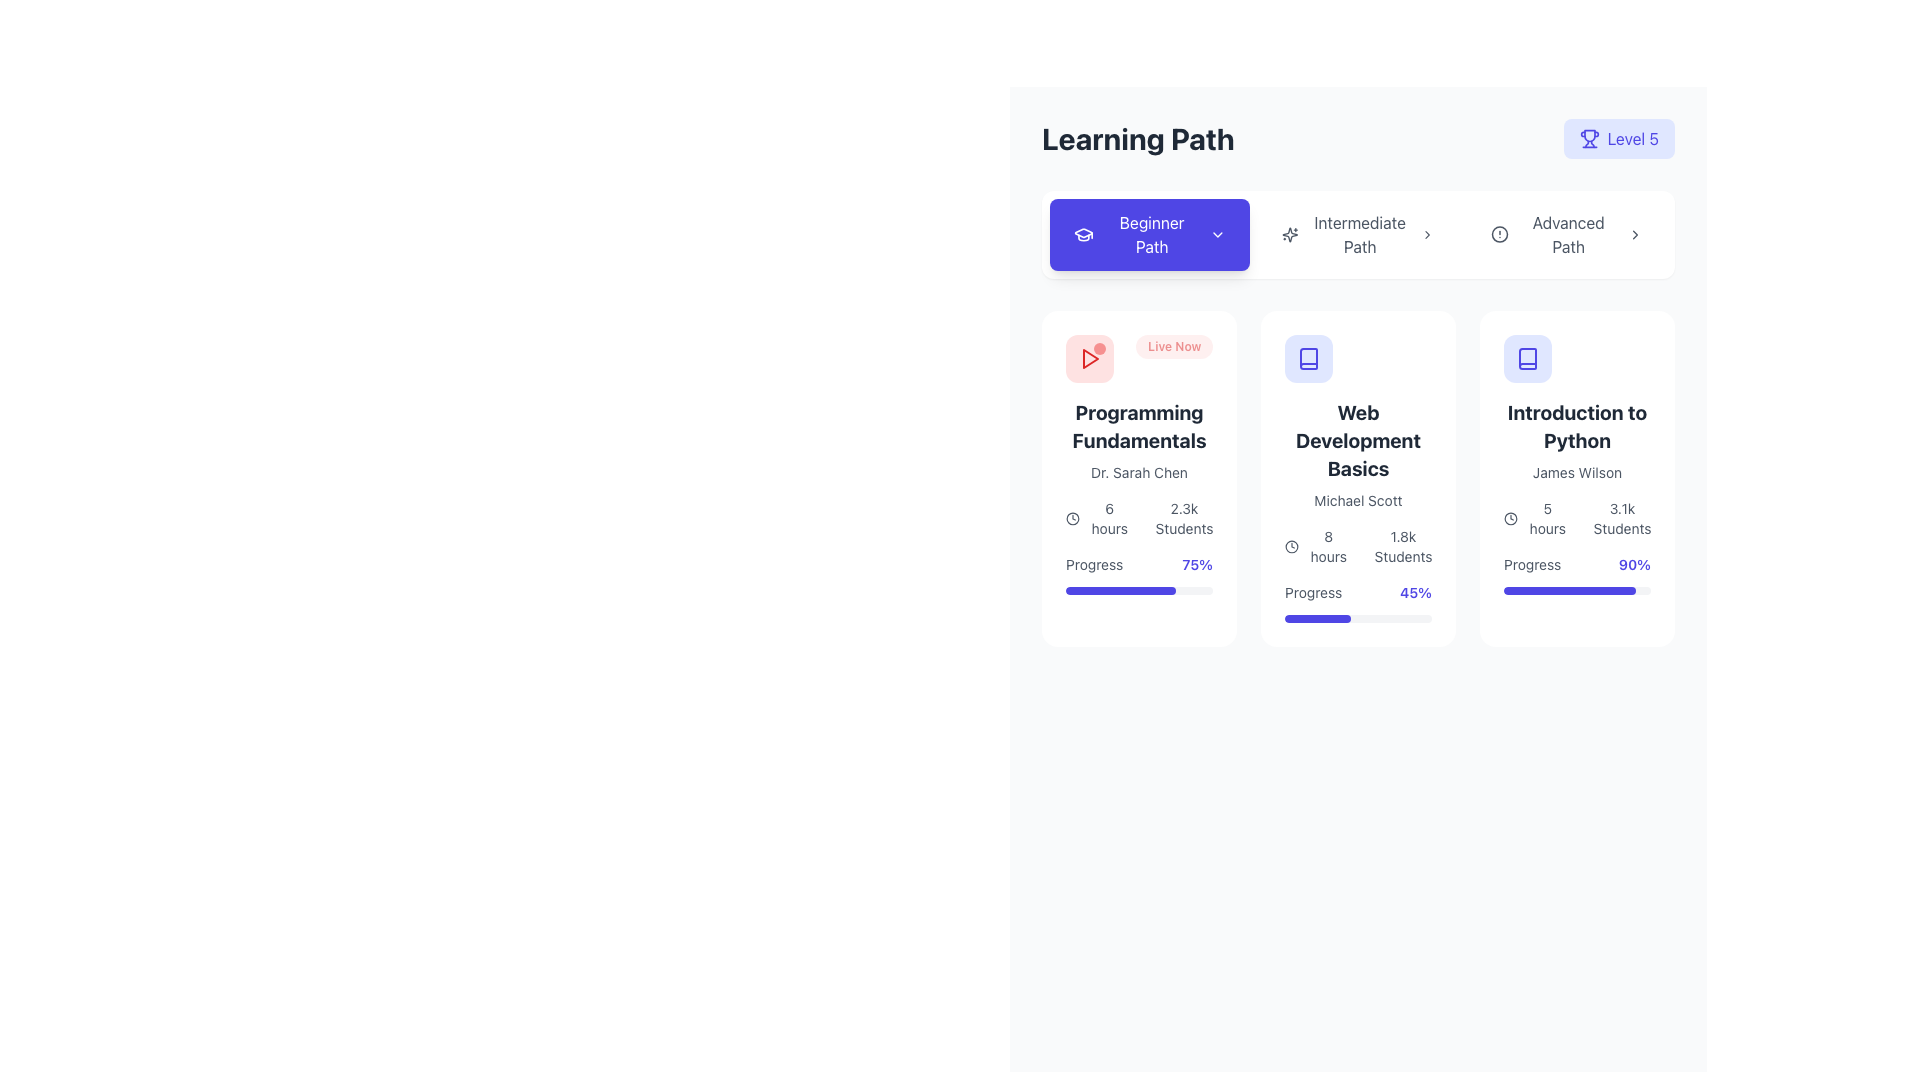  What do you see at coordinates (1576, 589) in the screenshot?
I see `the Progress bar located in the 'Introduction to Python' card, positioned below the 'Progress' label and '90%' text` at bounding box center [1576, 589].